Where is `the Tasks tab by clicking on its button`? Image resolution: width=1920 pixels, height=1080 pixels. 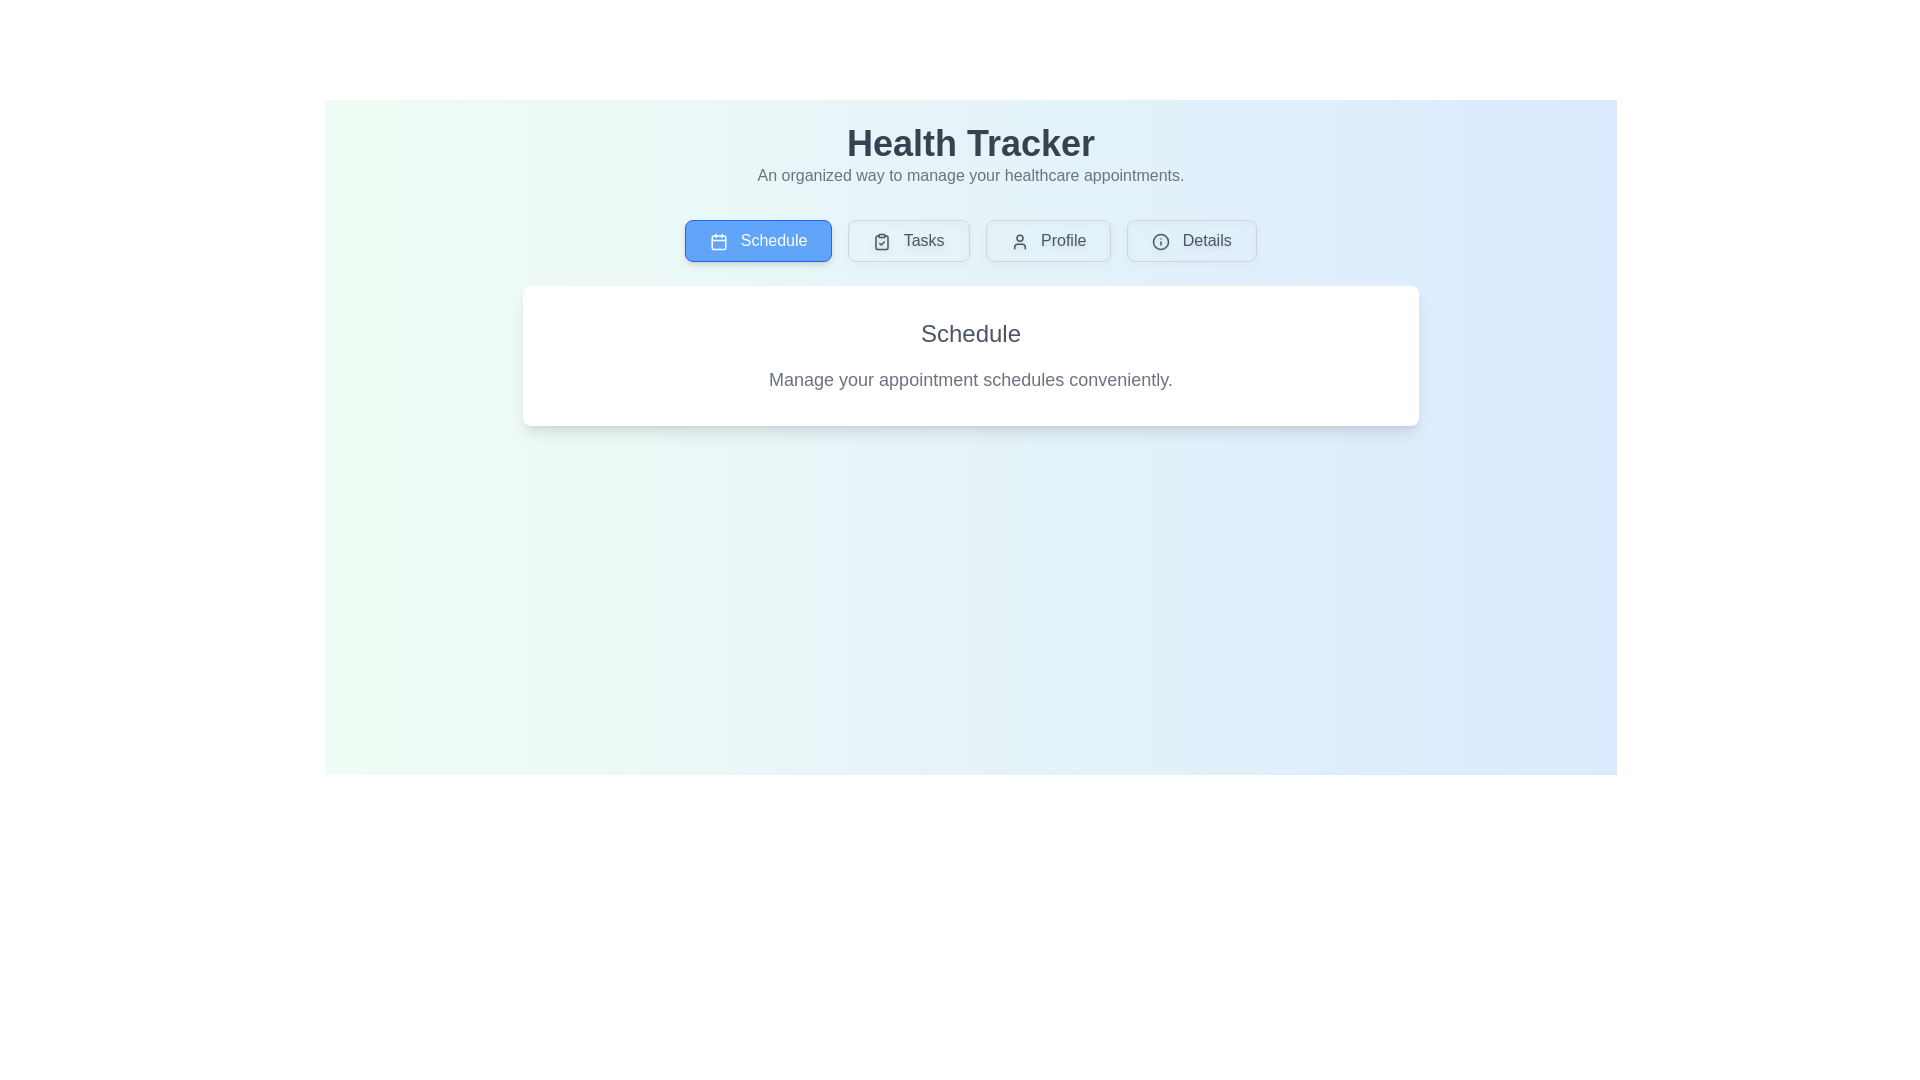 the Tasks tab by clicking on its button is located at coordinates (907, 239).